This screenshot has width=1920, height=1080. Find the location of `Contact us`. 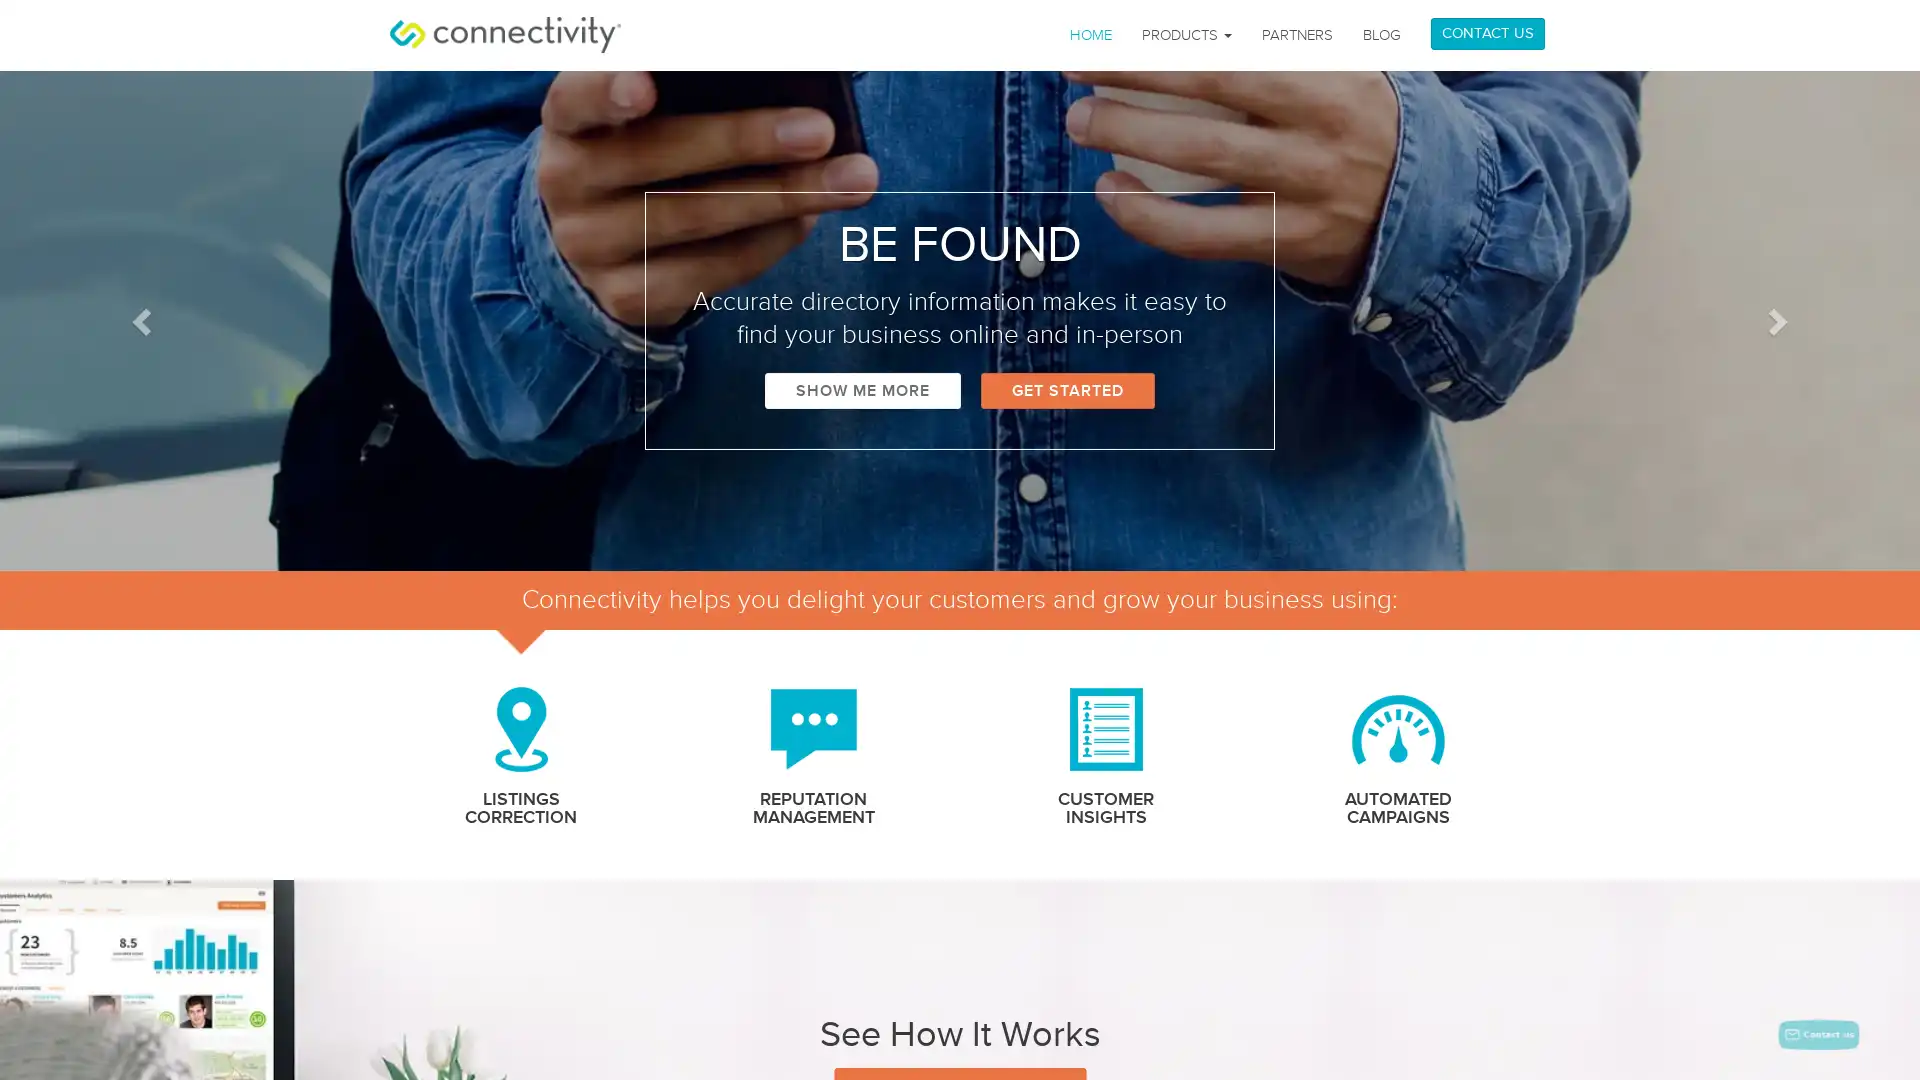

Contact us is located at coordinates (1819, 1034).